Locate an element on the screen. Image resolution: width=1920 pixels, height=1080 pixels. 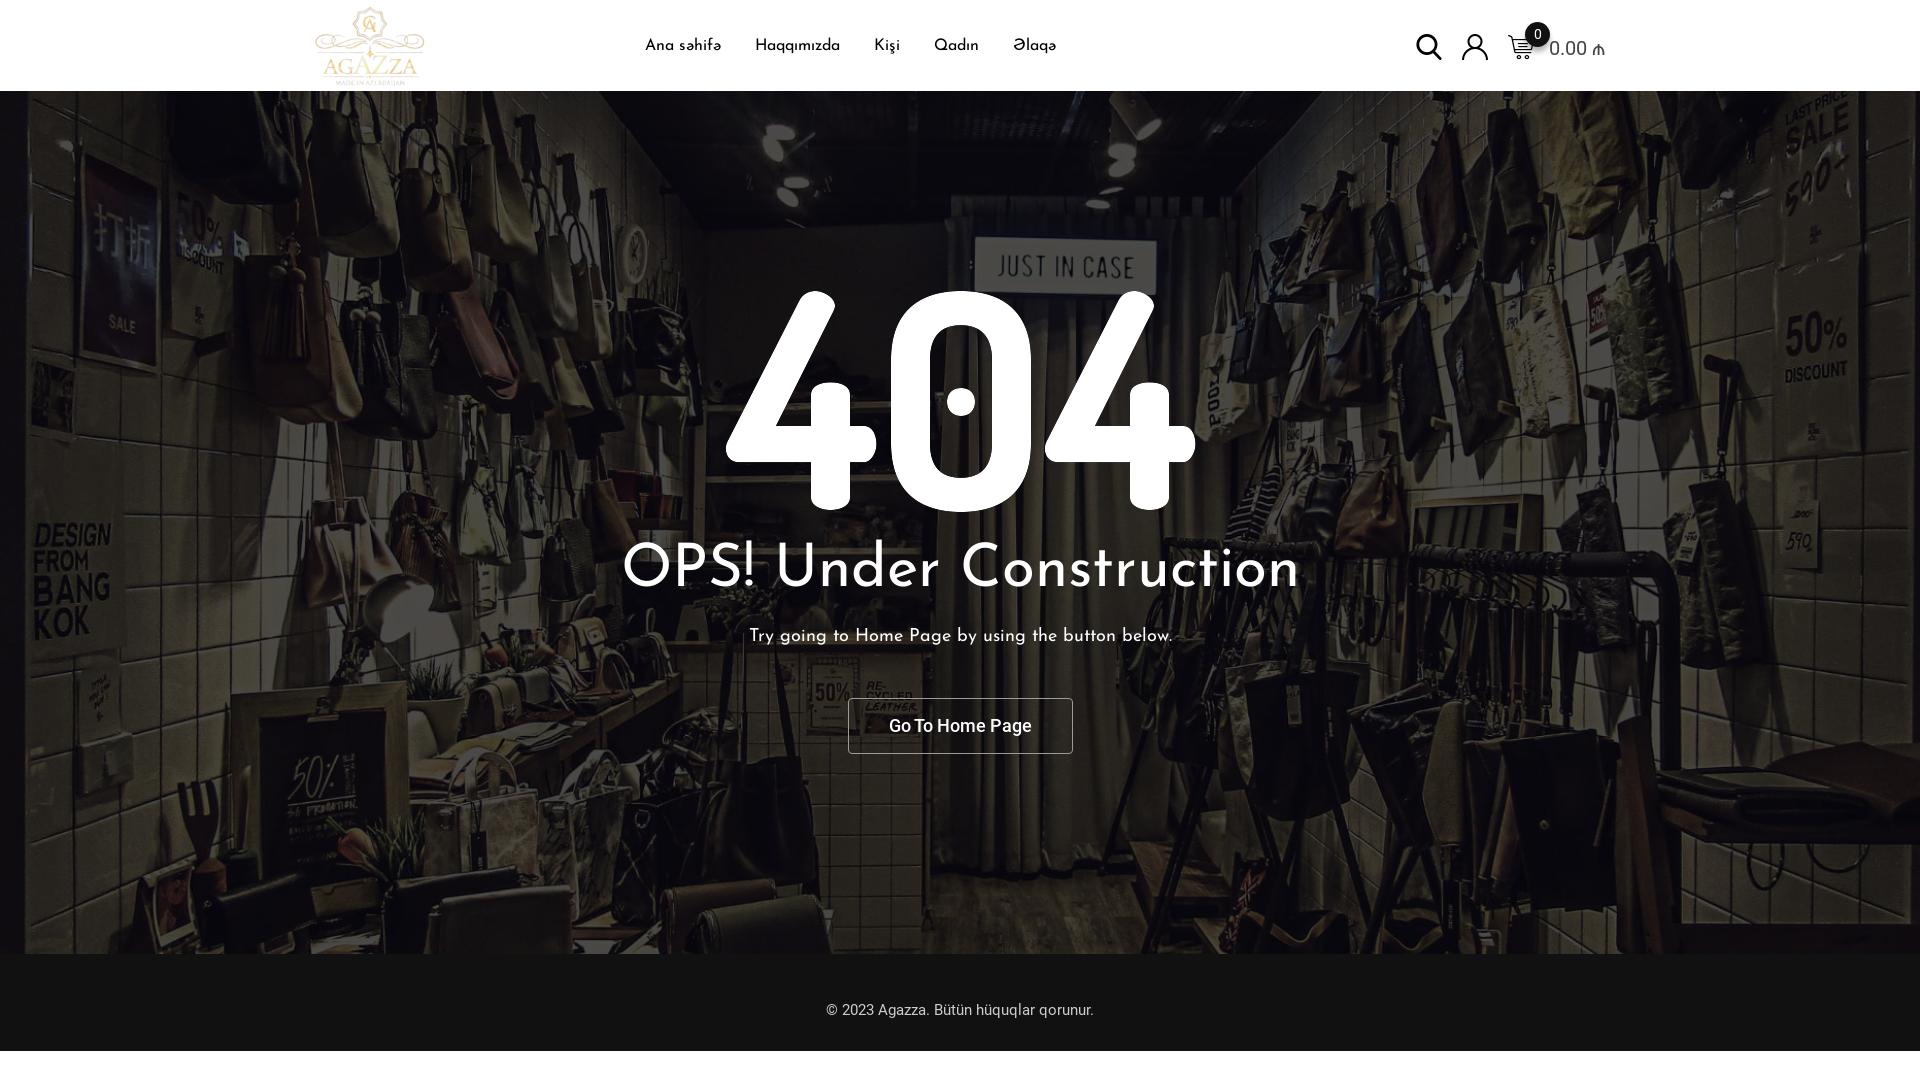
'Search' is located at coordinates (1428, 45).